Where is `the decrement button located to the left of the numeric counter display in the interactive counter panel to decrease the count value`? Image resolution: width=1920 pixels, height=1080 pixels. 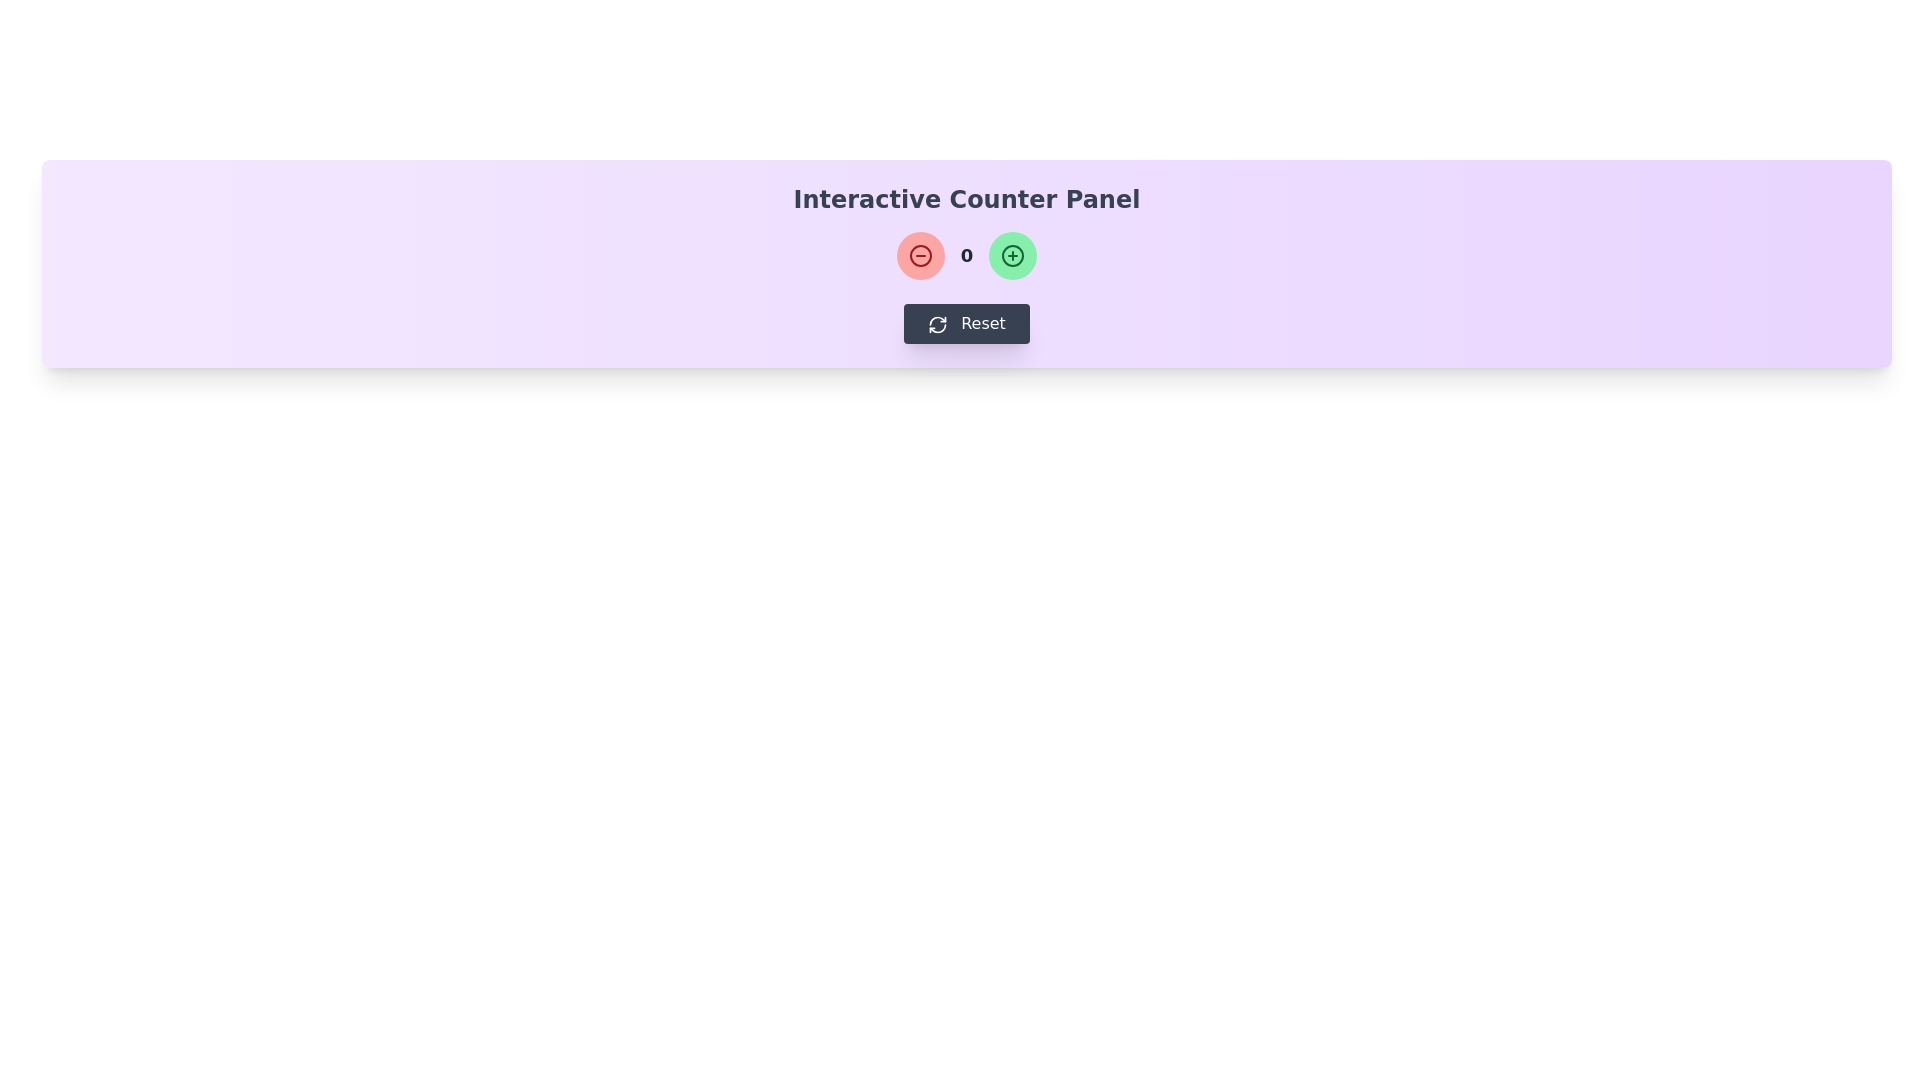
the decrement button located to the left of the numeric counter display in the interactive counter panel to decrease the count value is located at coordinates (919, 254).